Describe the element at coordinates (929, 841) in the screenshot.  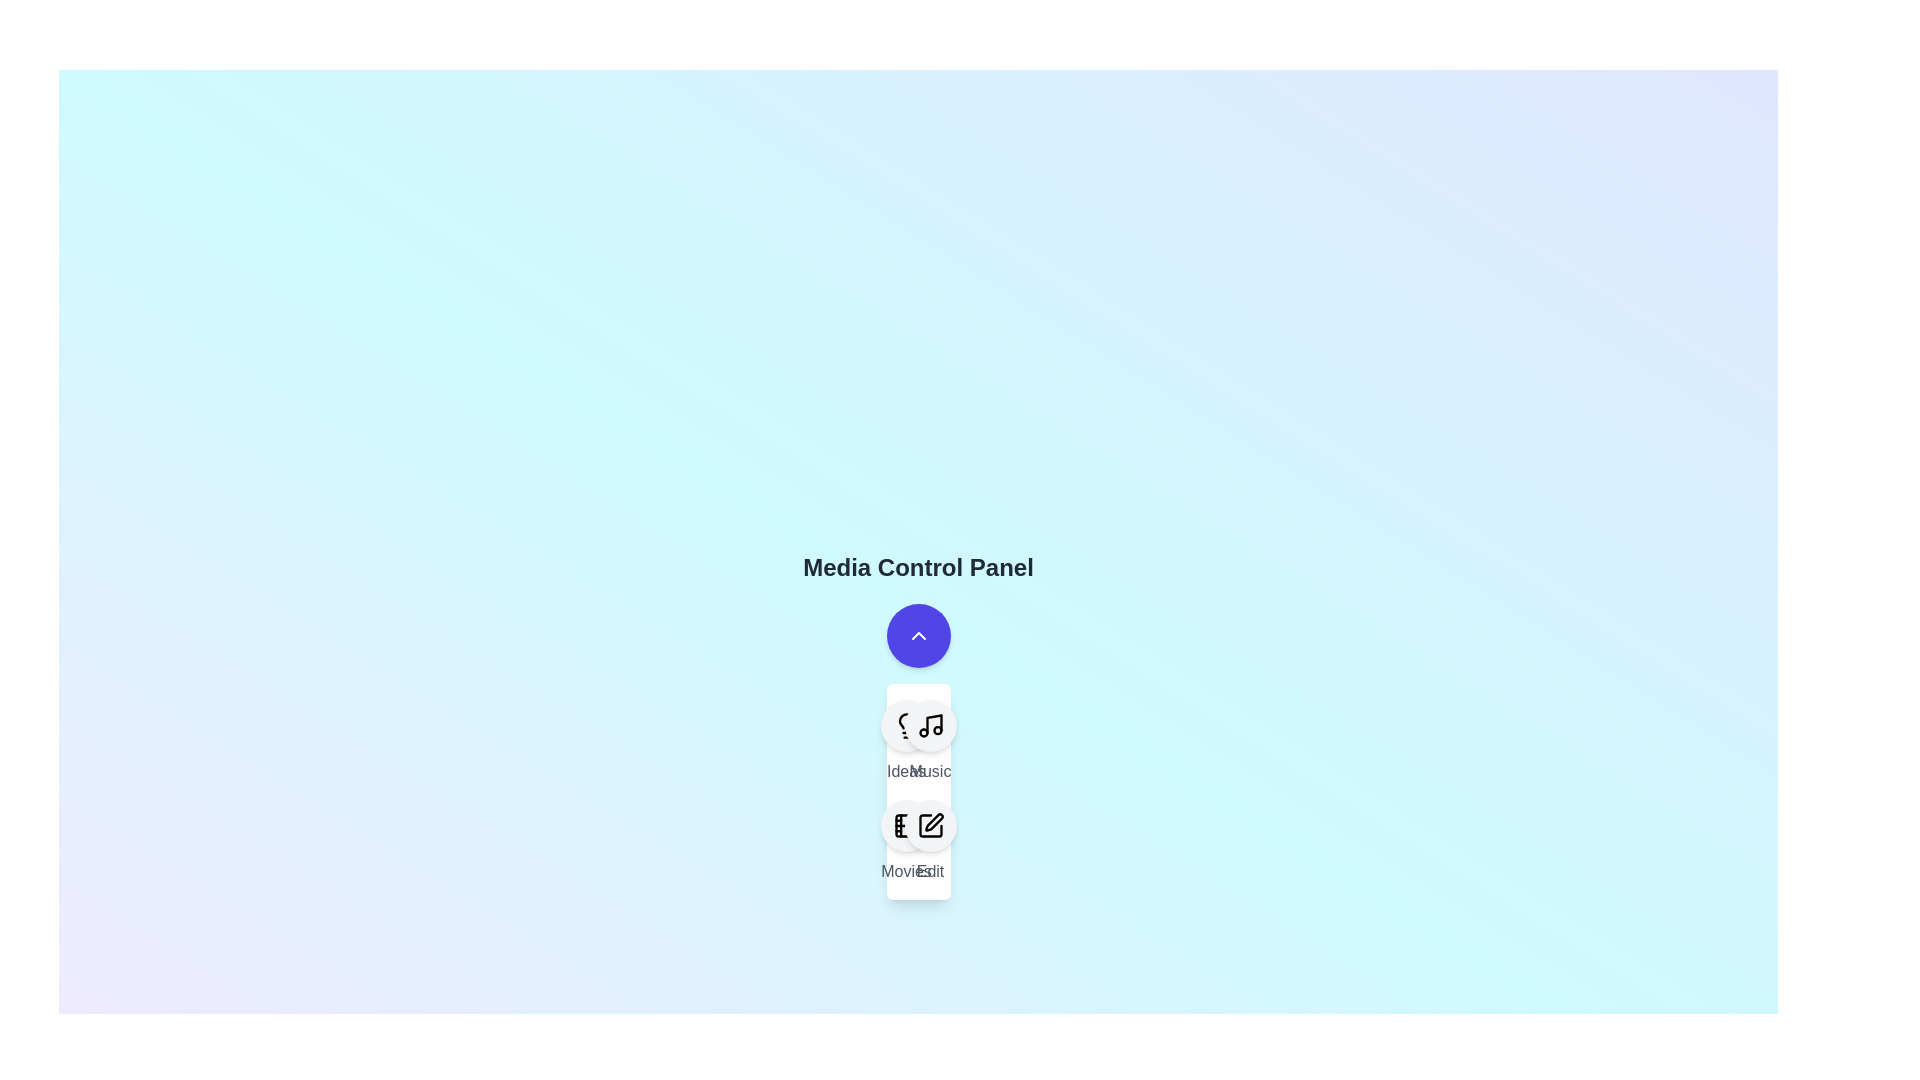
I see `the menu item labeled Edit` at that location.